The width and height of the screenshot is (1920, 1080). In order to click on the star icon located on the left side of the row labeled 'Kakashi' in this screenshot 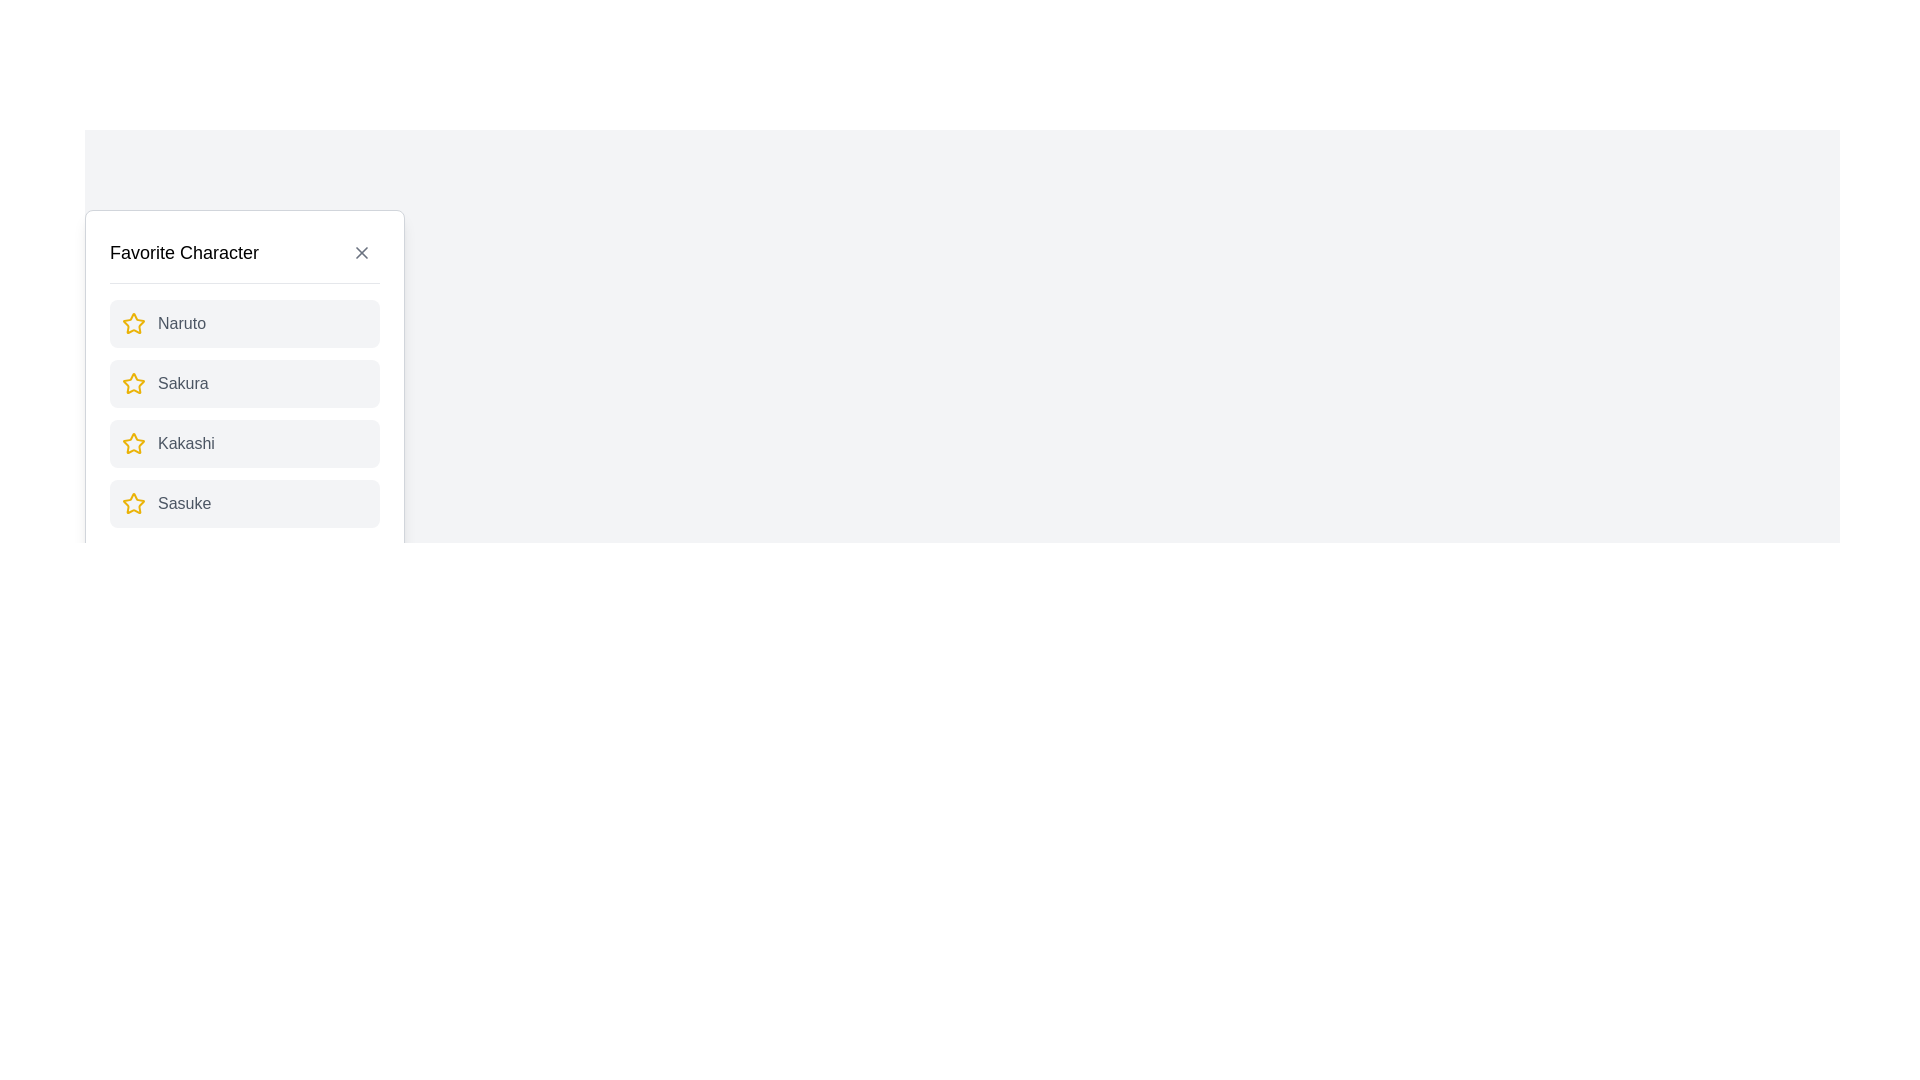, I will do `click(133, 442)`.